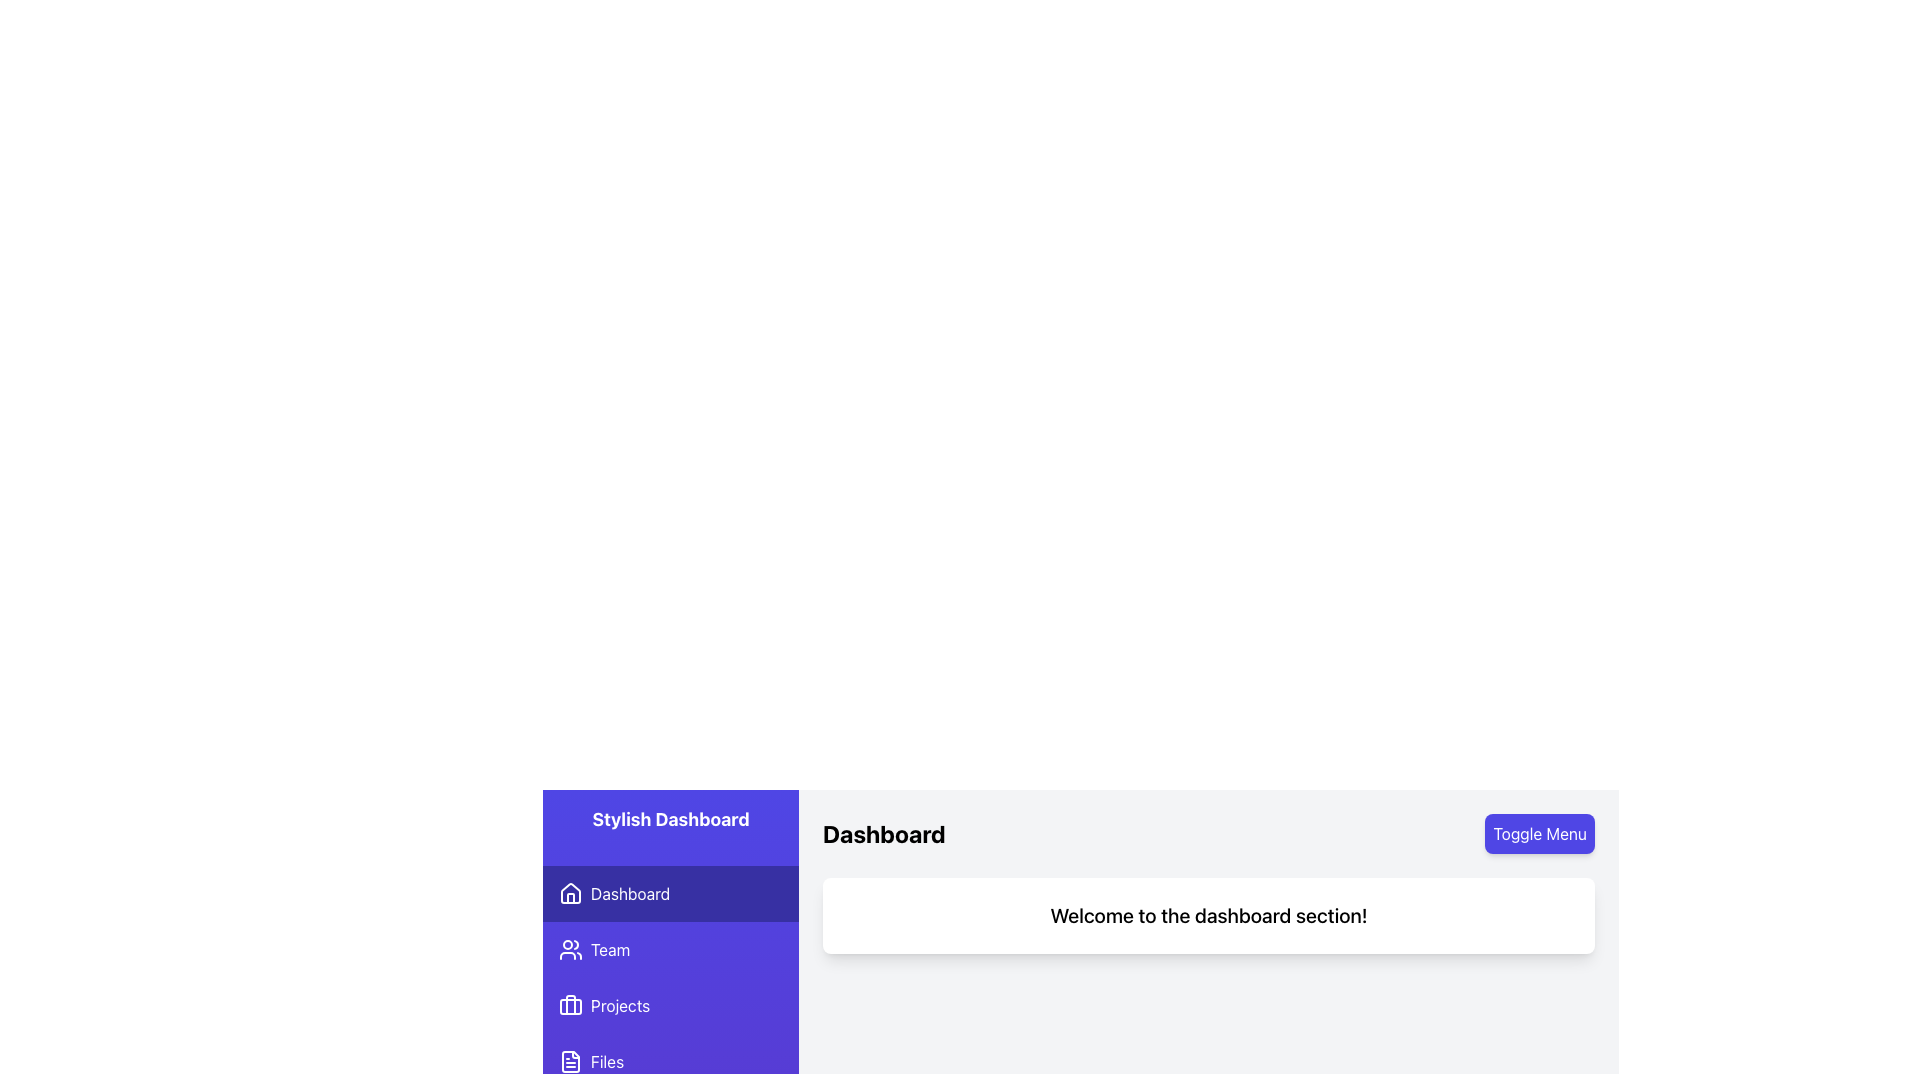  I want to click on the vertical line within the briefcase icon located in the left-hand sidebar menu under the 'Projects' section, so click(570, 1005).